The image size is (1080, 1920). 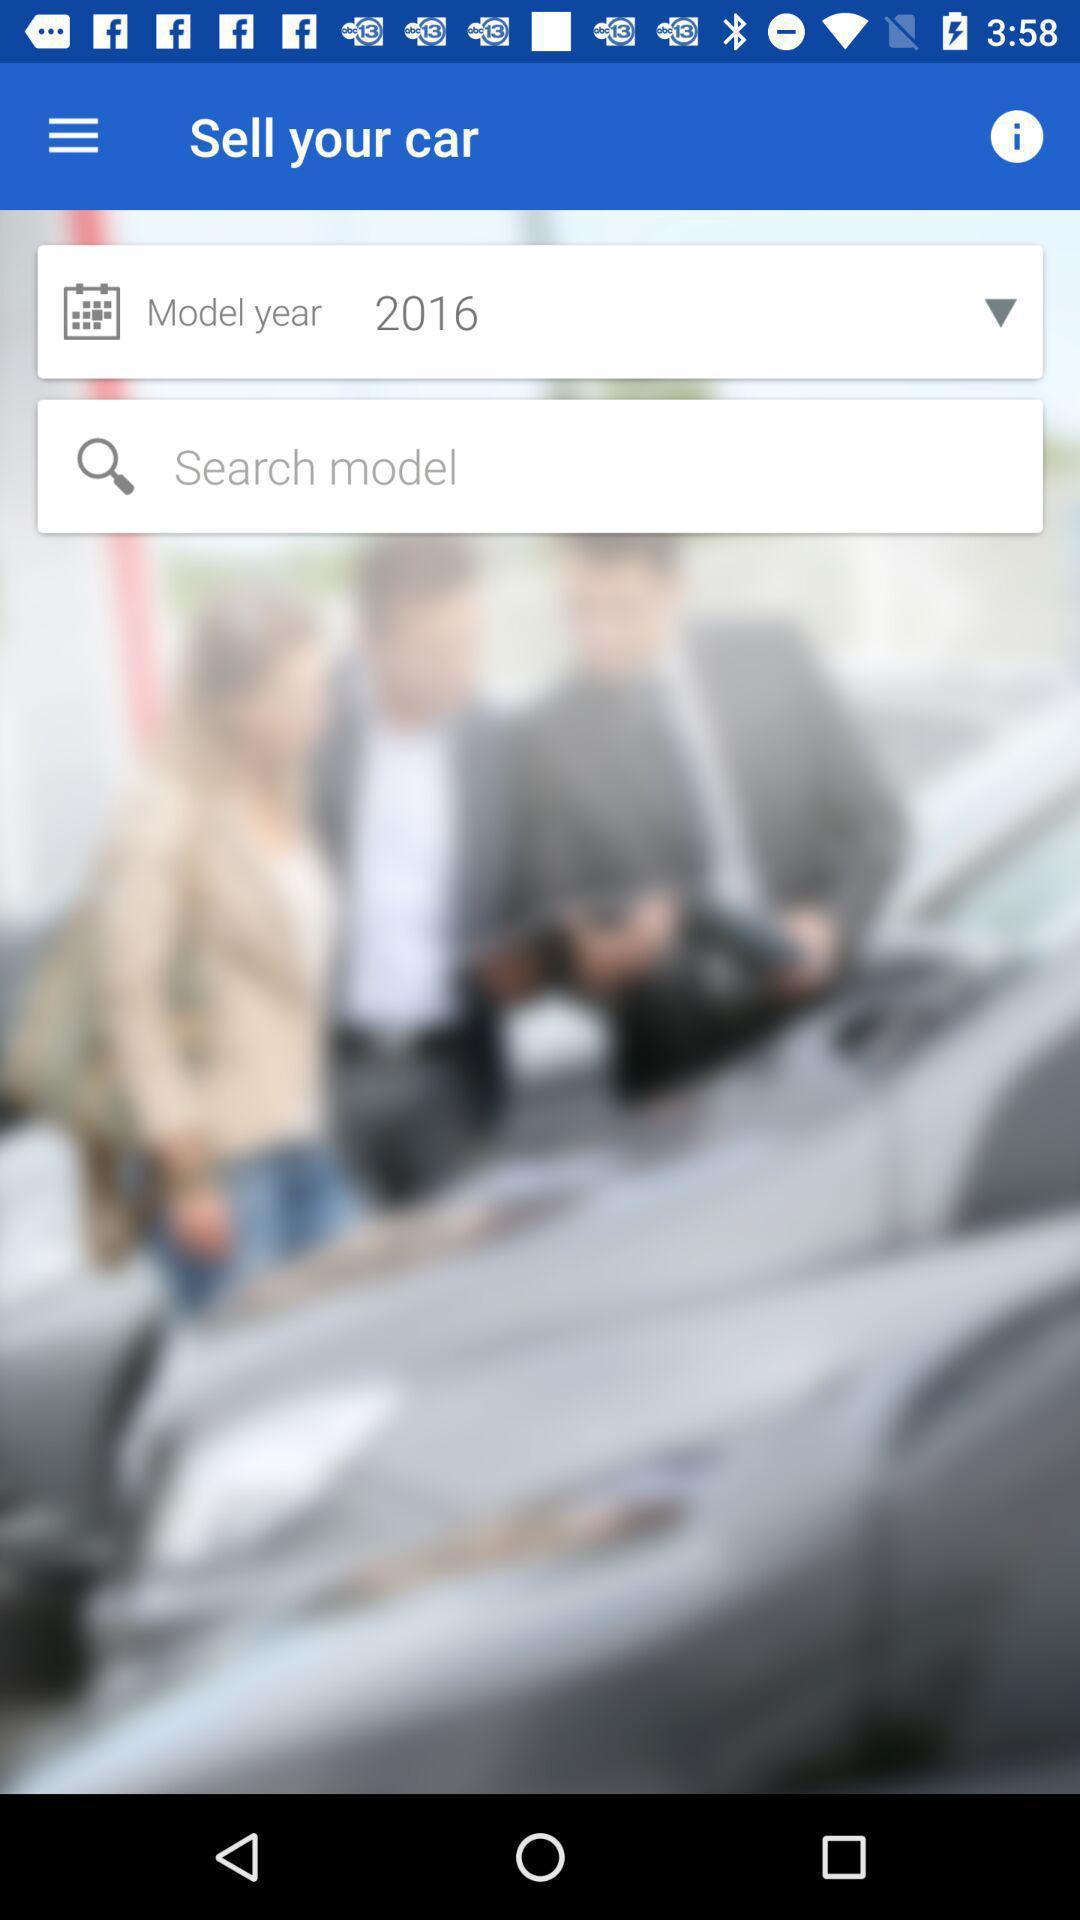 What do you see at coordinates (1017, 135) in the screenshot?
I see `the item next to the sell your car icon` at bounding box center [1017, 135].